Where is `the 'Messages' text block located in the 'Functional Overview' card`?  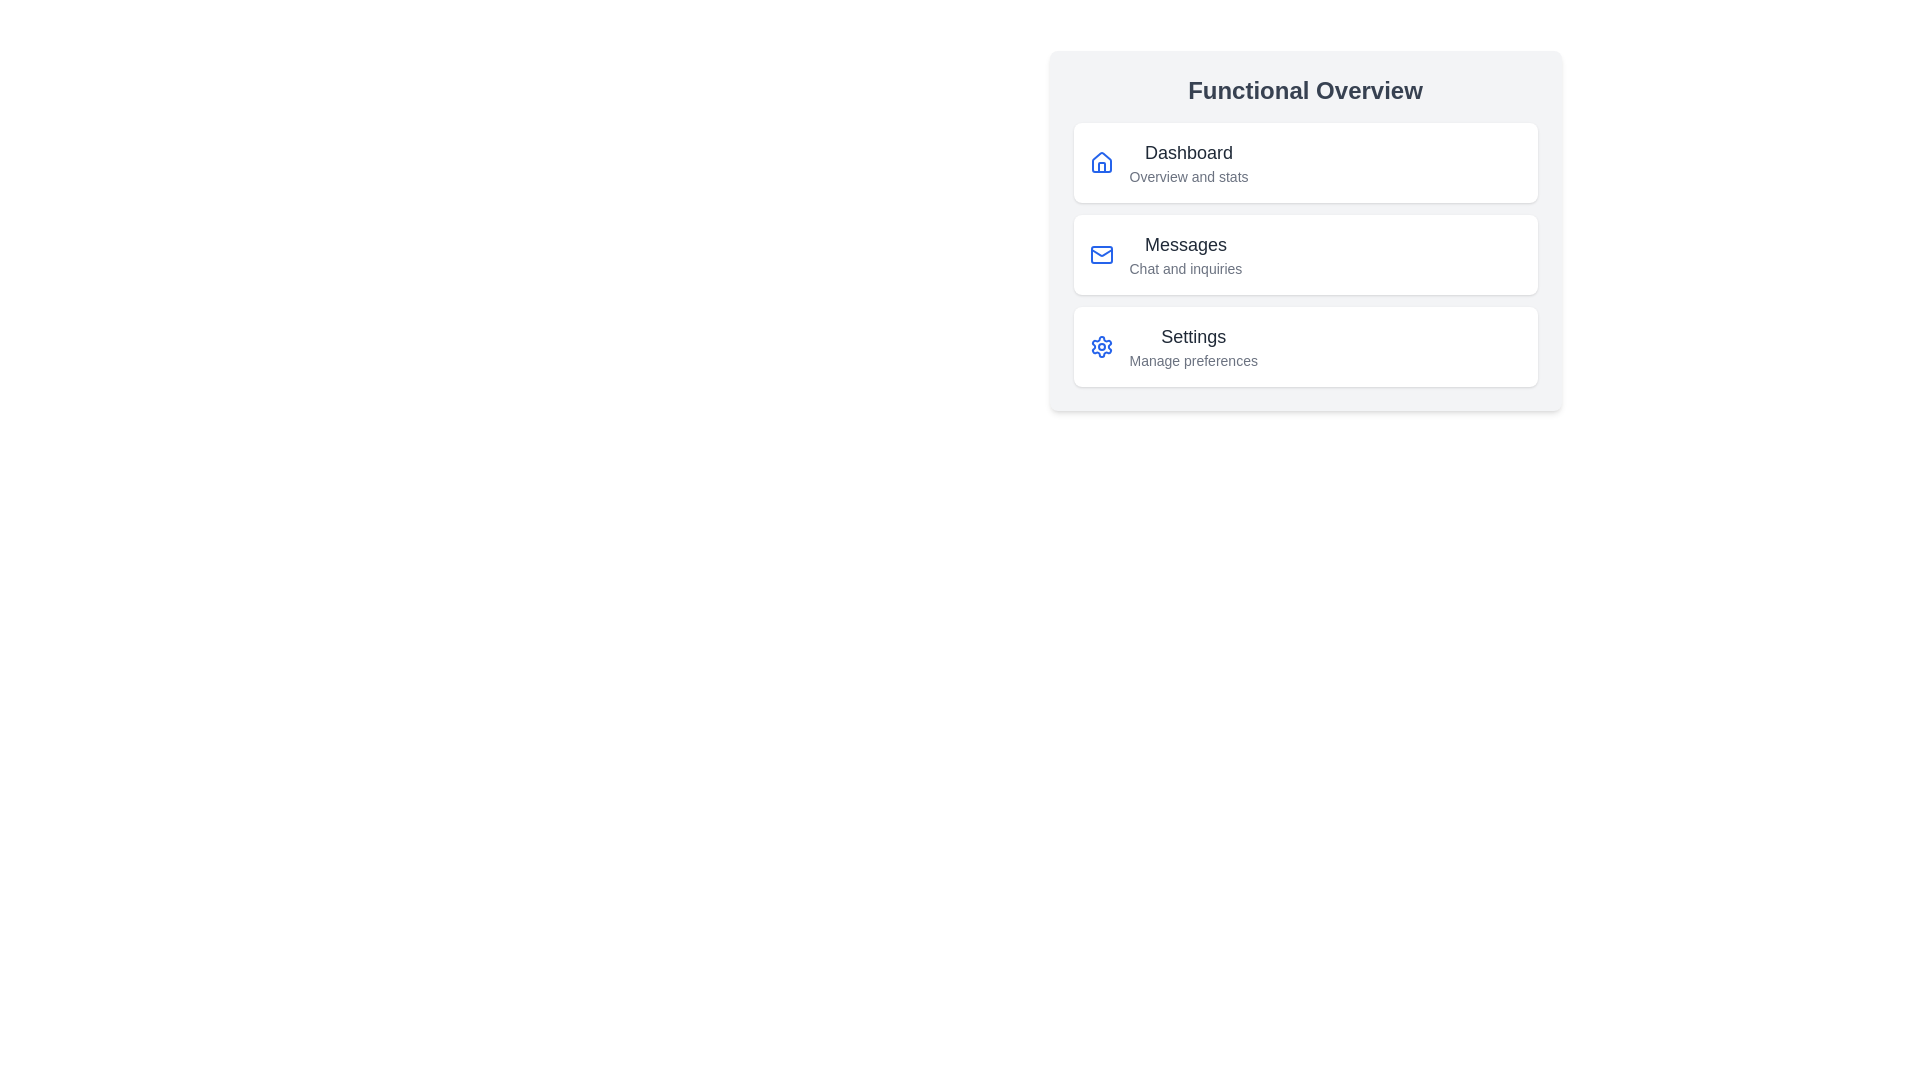
the 'Messages' text block located in the 'Functional Overview' card is located at coordinates (1185, 253).